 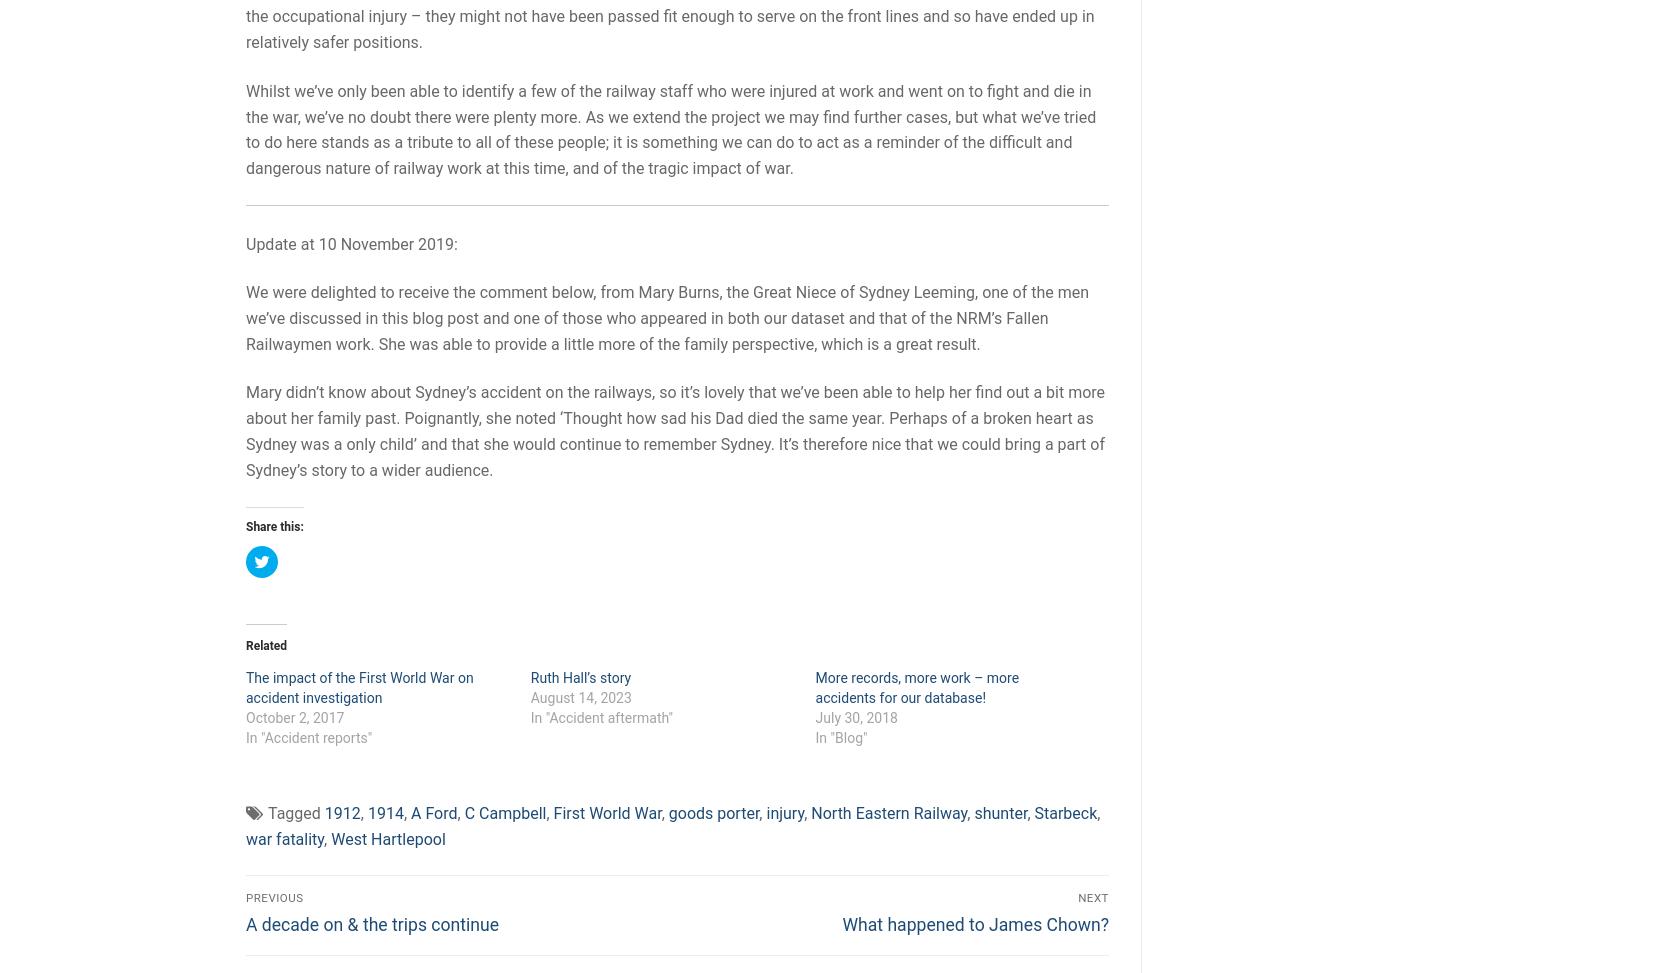 I want to click on 'shunter', so click(x=1000, y=812).